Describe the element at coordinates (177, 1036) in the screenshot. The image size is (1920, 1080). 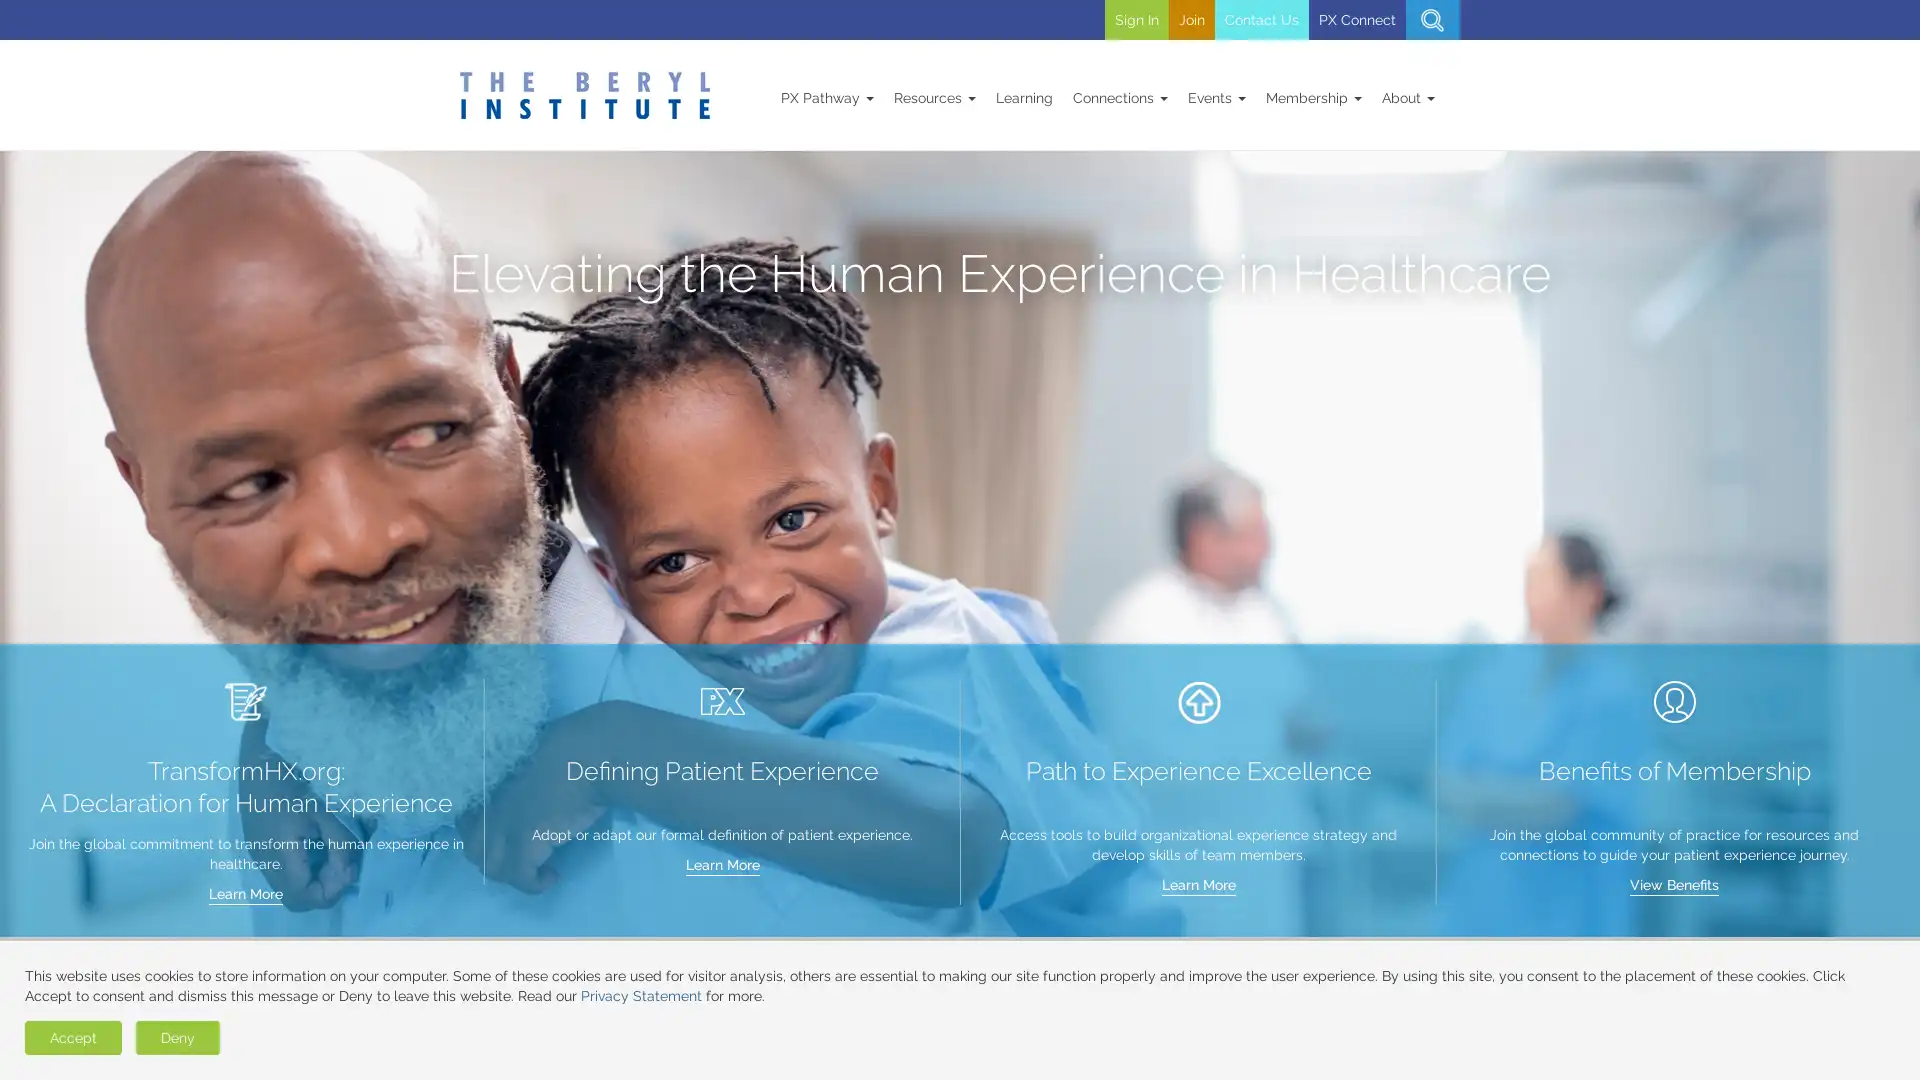
I see `Deny` at that location.